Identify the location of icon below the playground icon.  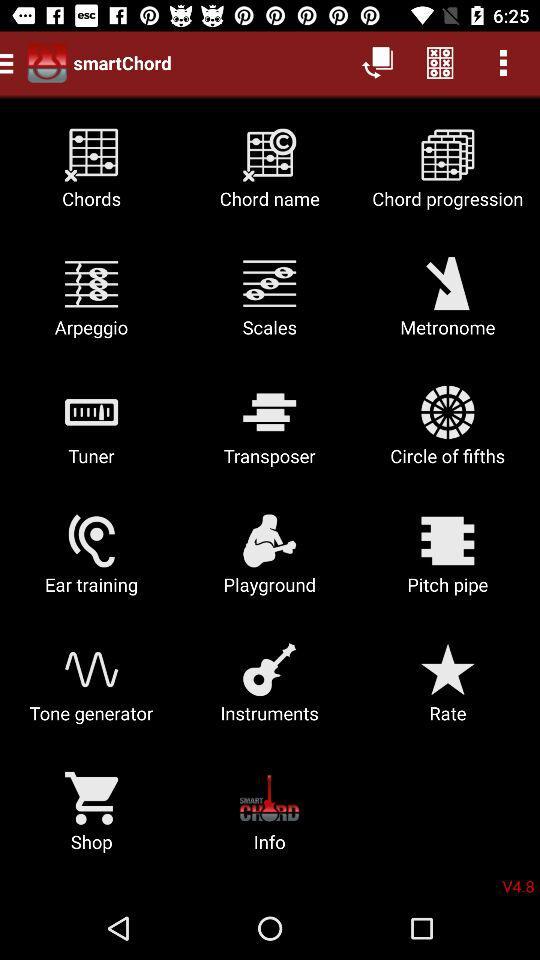
(447, 690).